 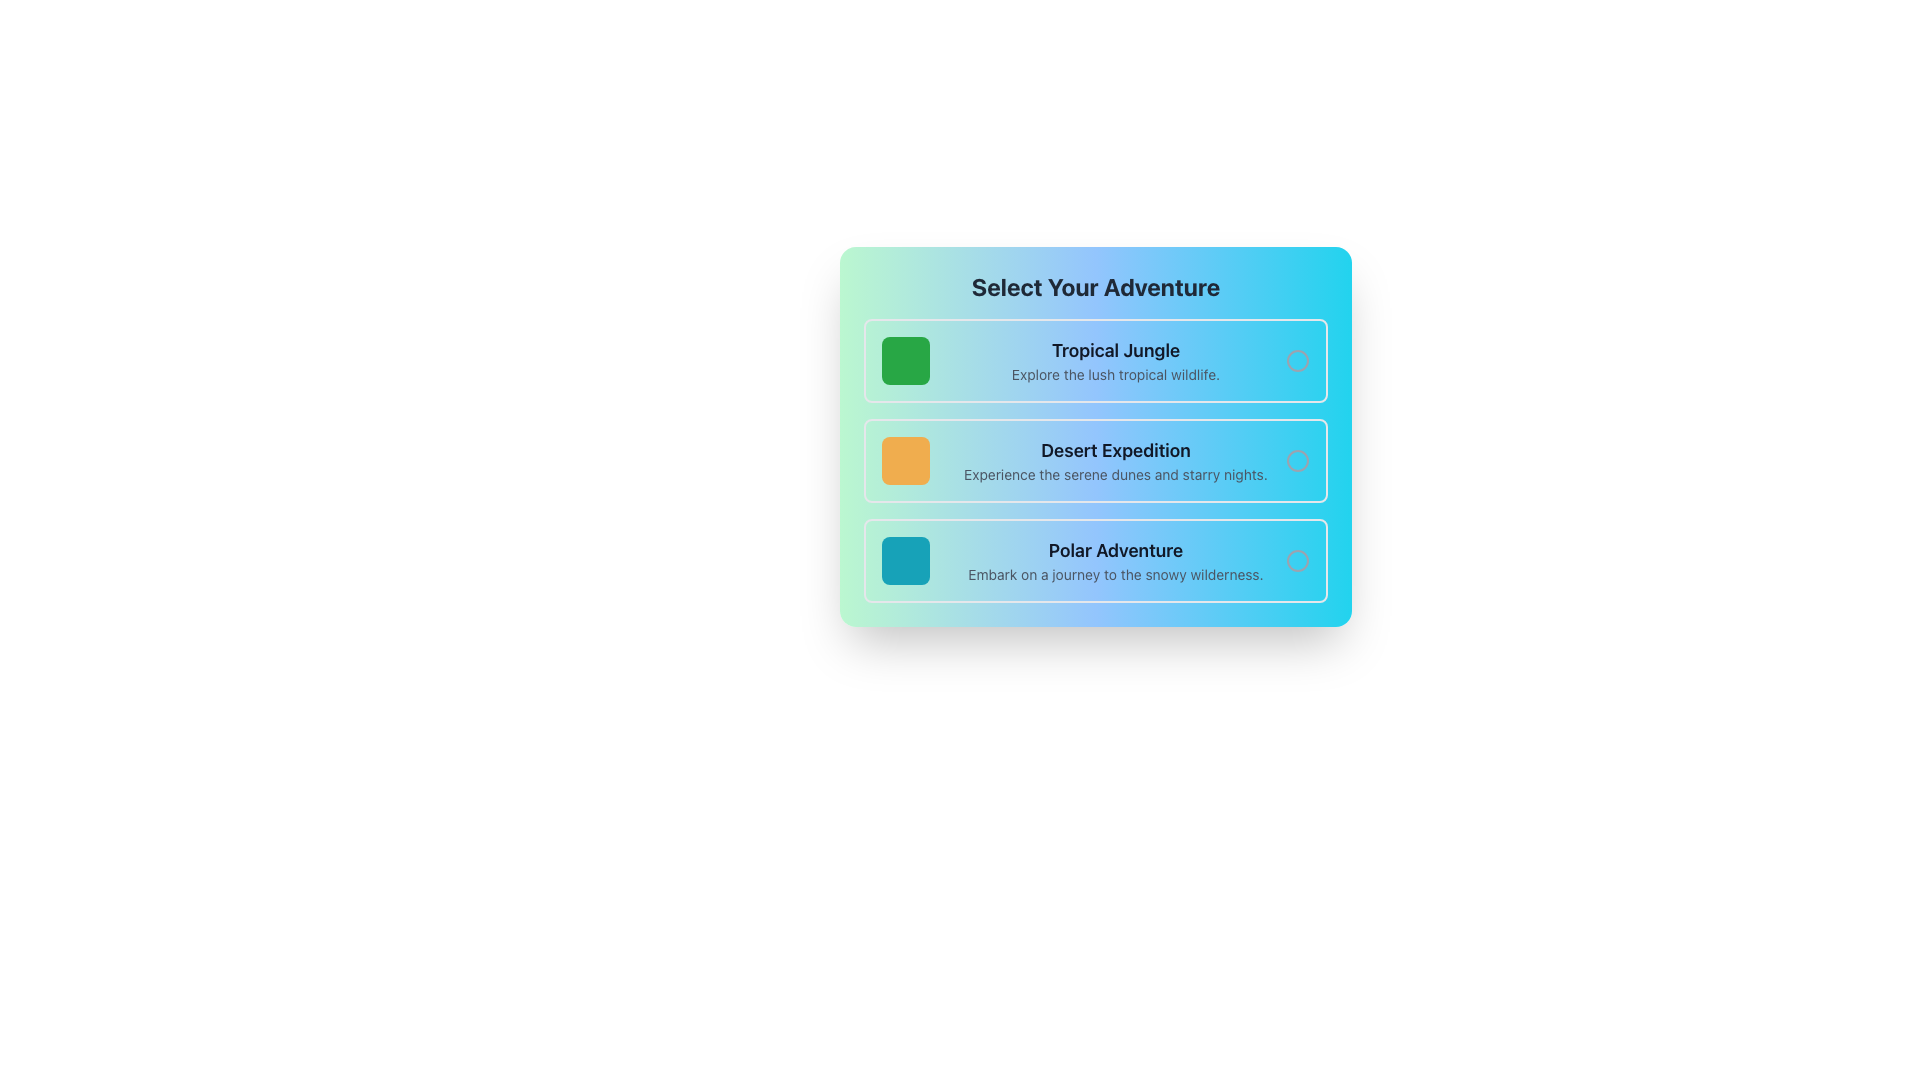 I want to click on the 'Desert Expedition' interactive option card, which is the second panel in the list beneath 'Select Your Adventure', so click(x=1094, y=461).